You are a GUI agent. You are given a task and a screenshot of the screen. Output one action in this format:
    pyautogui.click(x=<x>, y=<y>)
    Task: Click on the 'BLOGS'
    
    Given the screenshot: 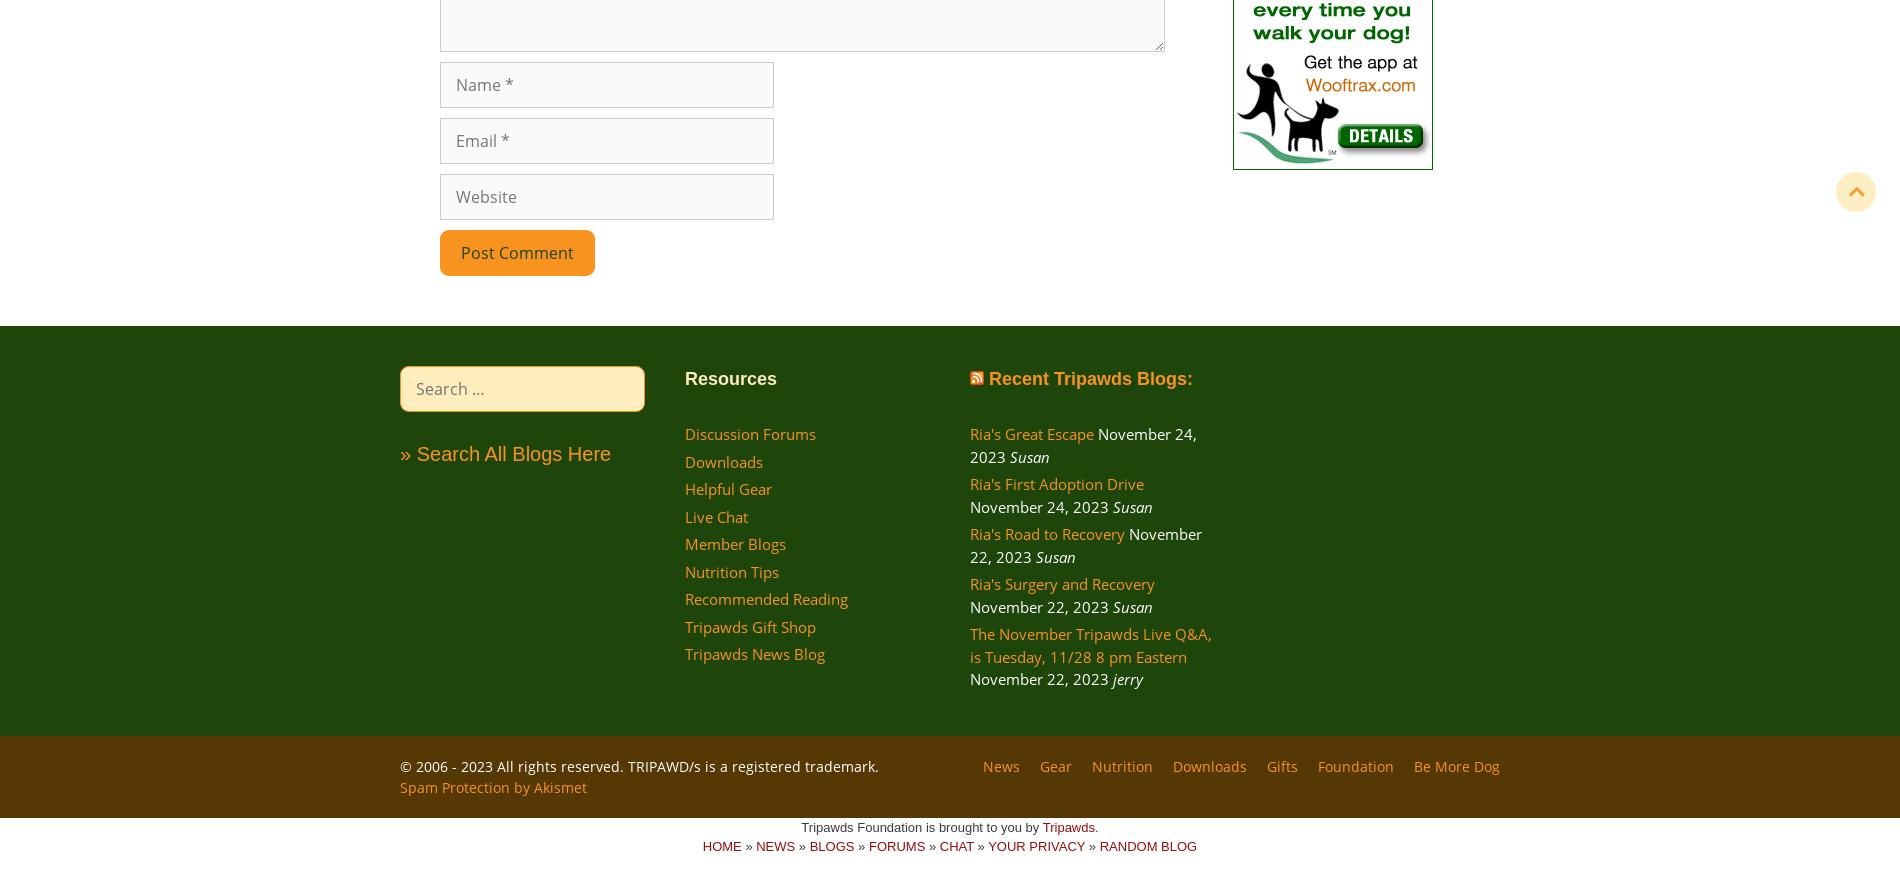 What is the action you would take?
    pyautogui.click(x=830, y=846)
    